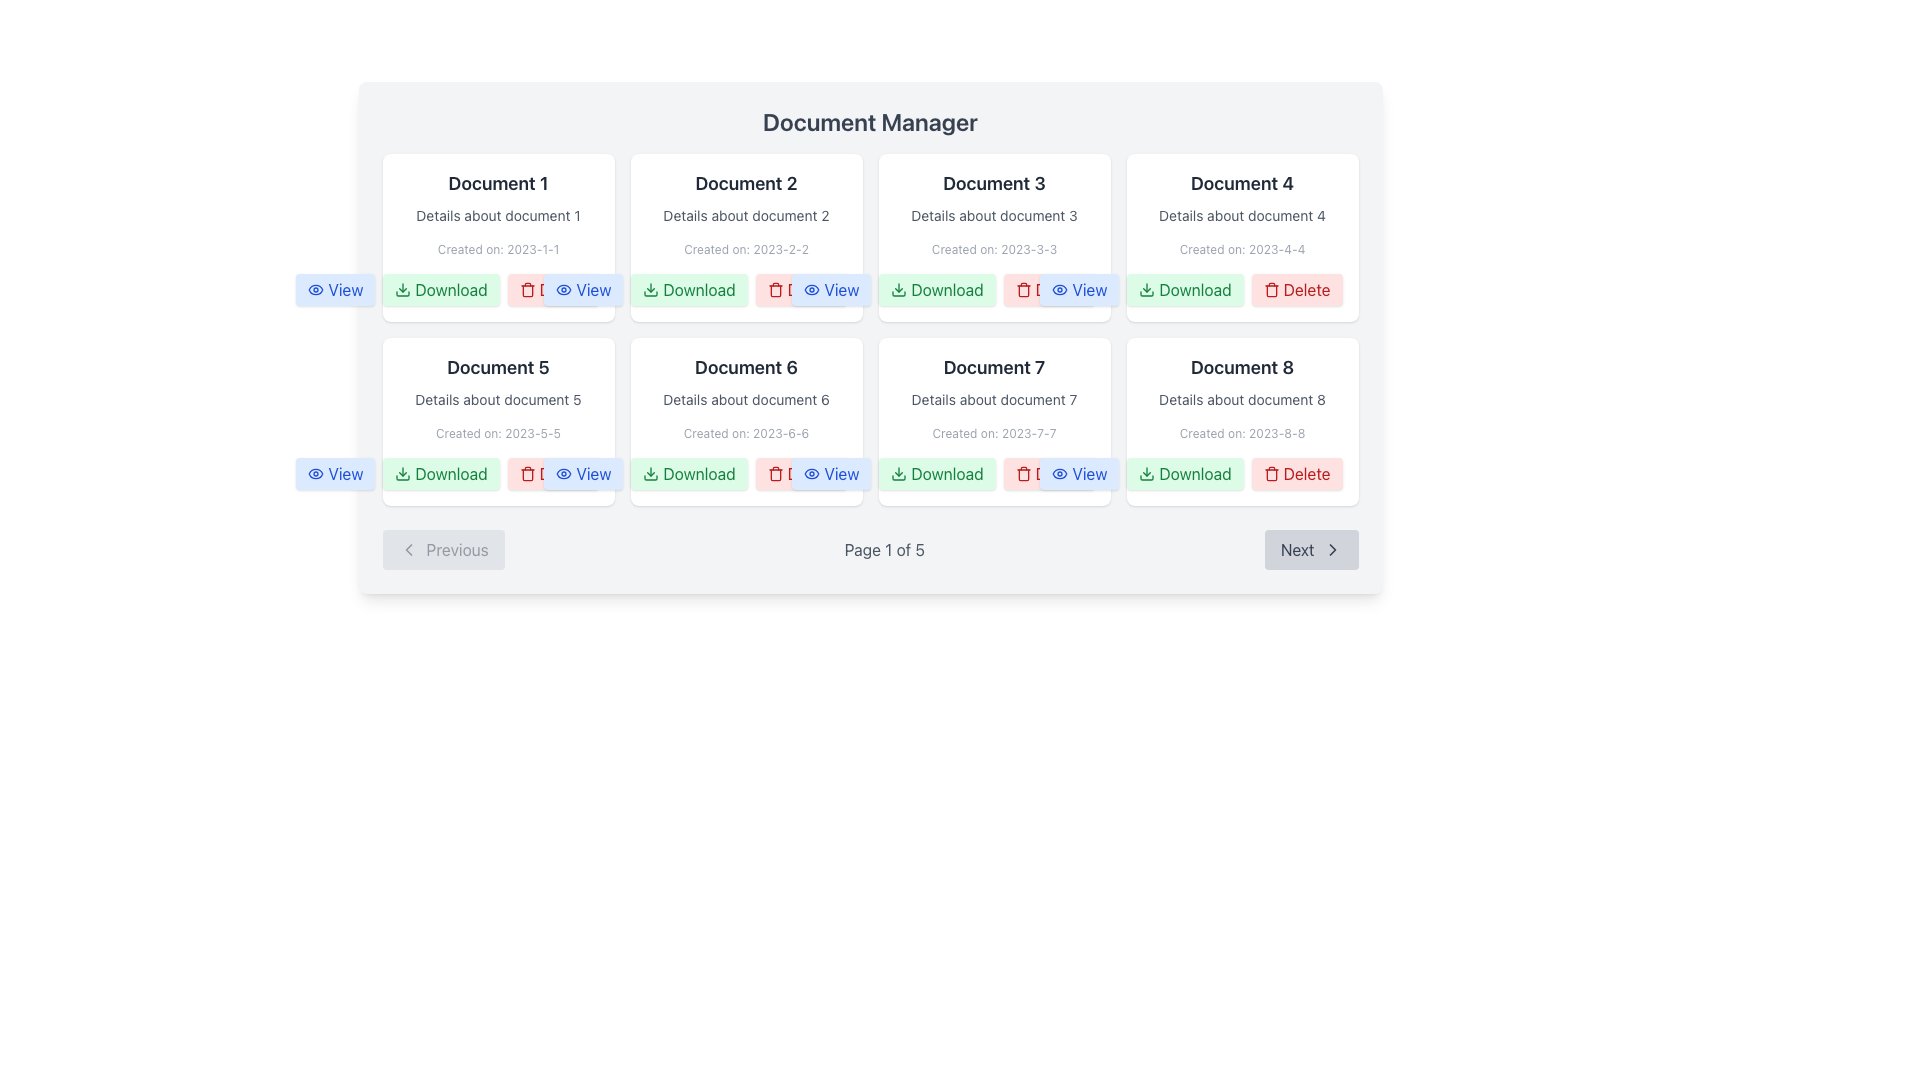 The height and width of the screenshot is (1080, 1920). Describe the element at coordinates (1059, 289) in the screenshot. I see `the eye icon within the rounded button labeled 'View', which is part of the card for 'Document 3' in the second row` at that location.